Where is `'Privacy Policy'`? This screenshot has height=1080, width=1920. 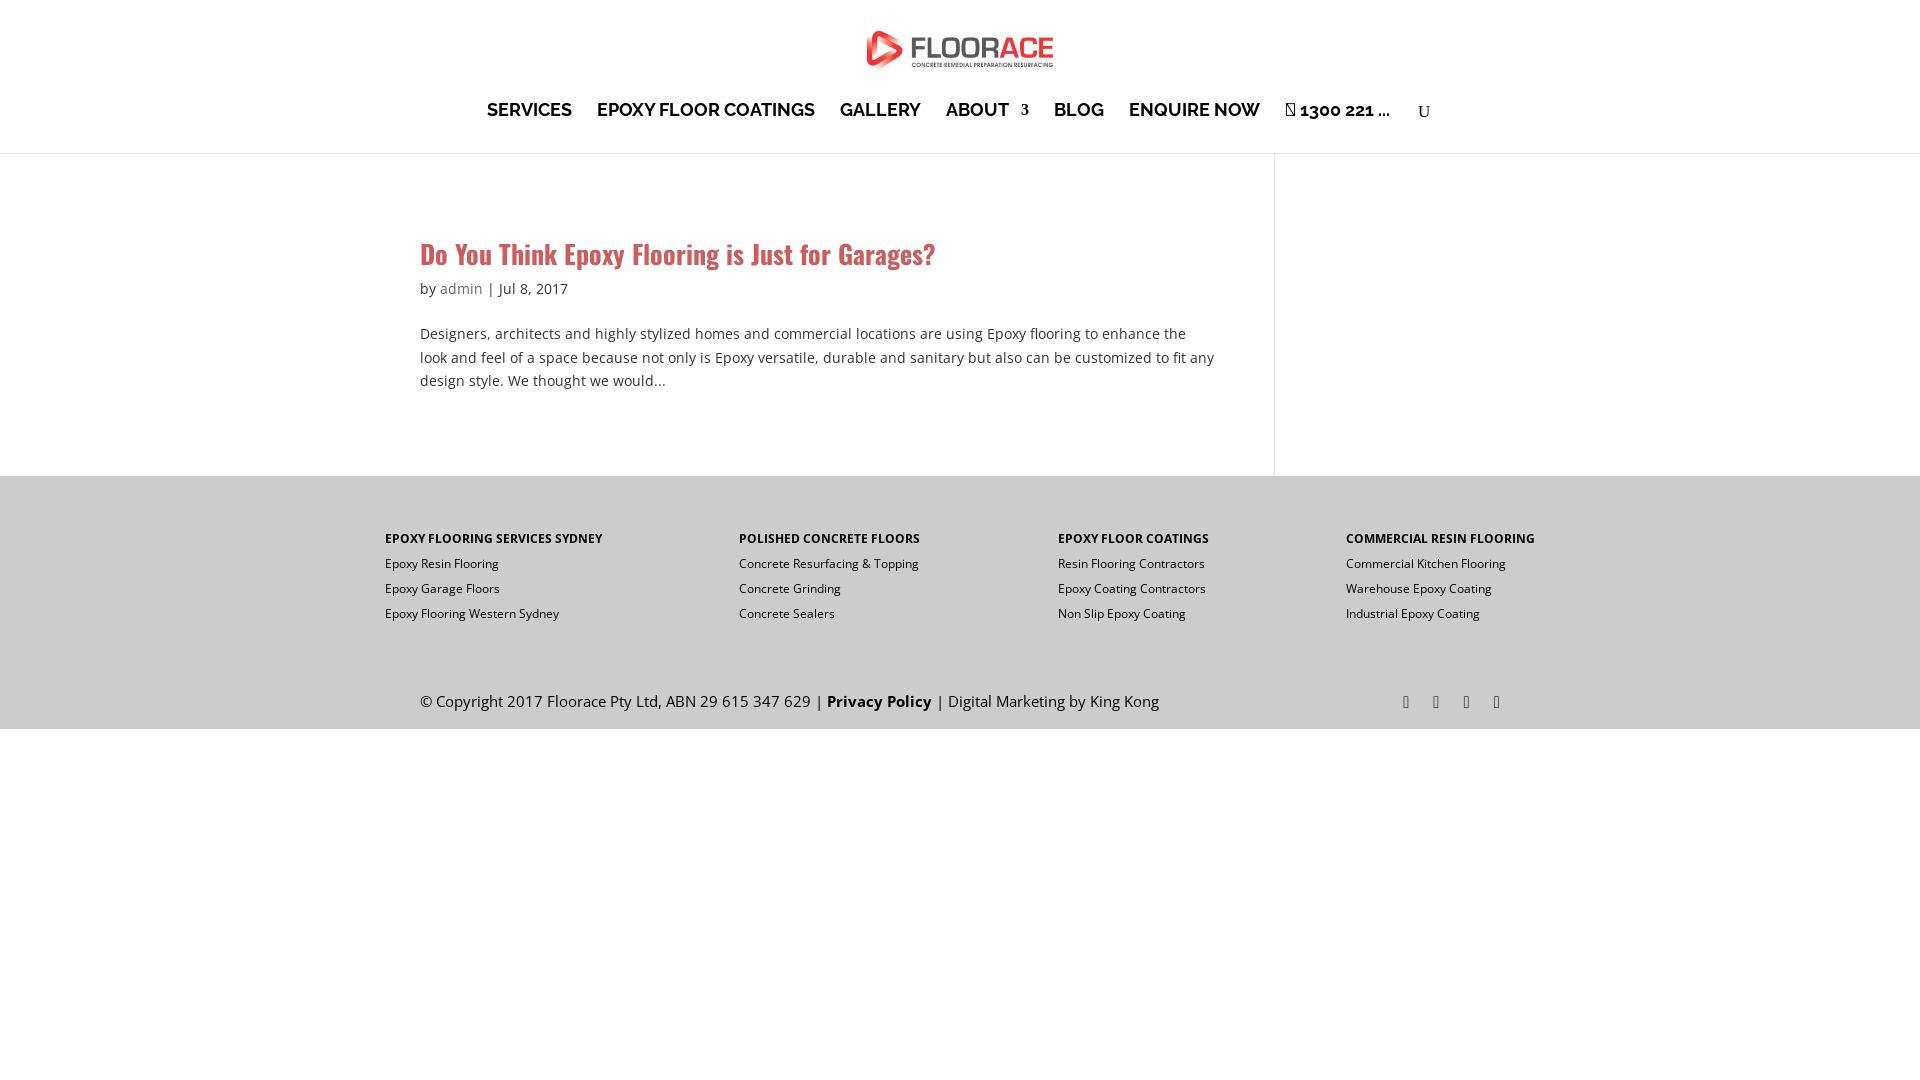 'Privacy Policy' is located at coordinates (879, 700).